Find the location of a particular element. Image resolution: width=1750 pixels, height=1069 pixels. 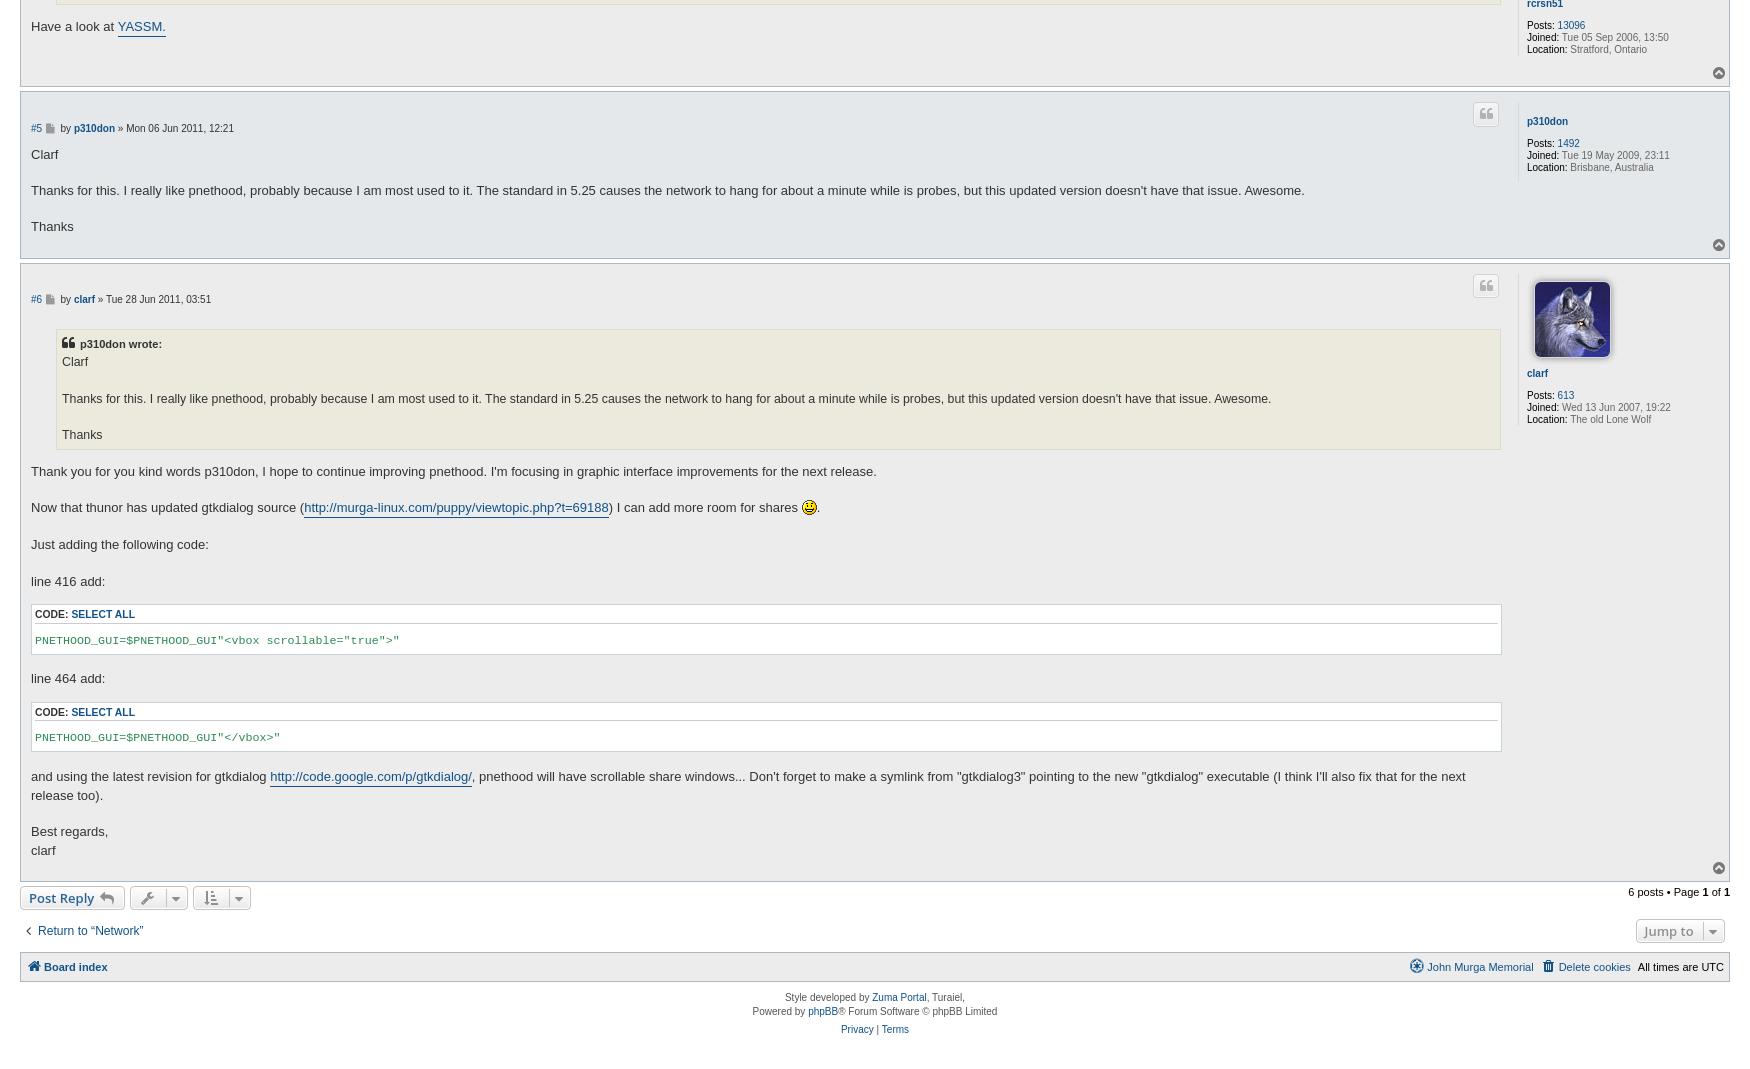

'.' is located at coordinates (817, 506).